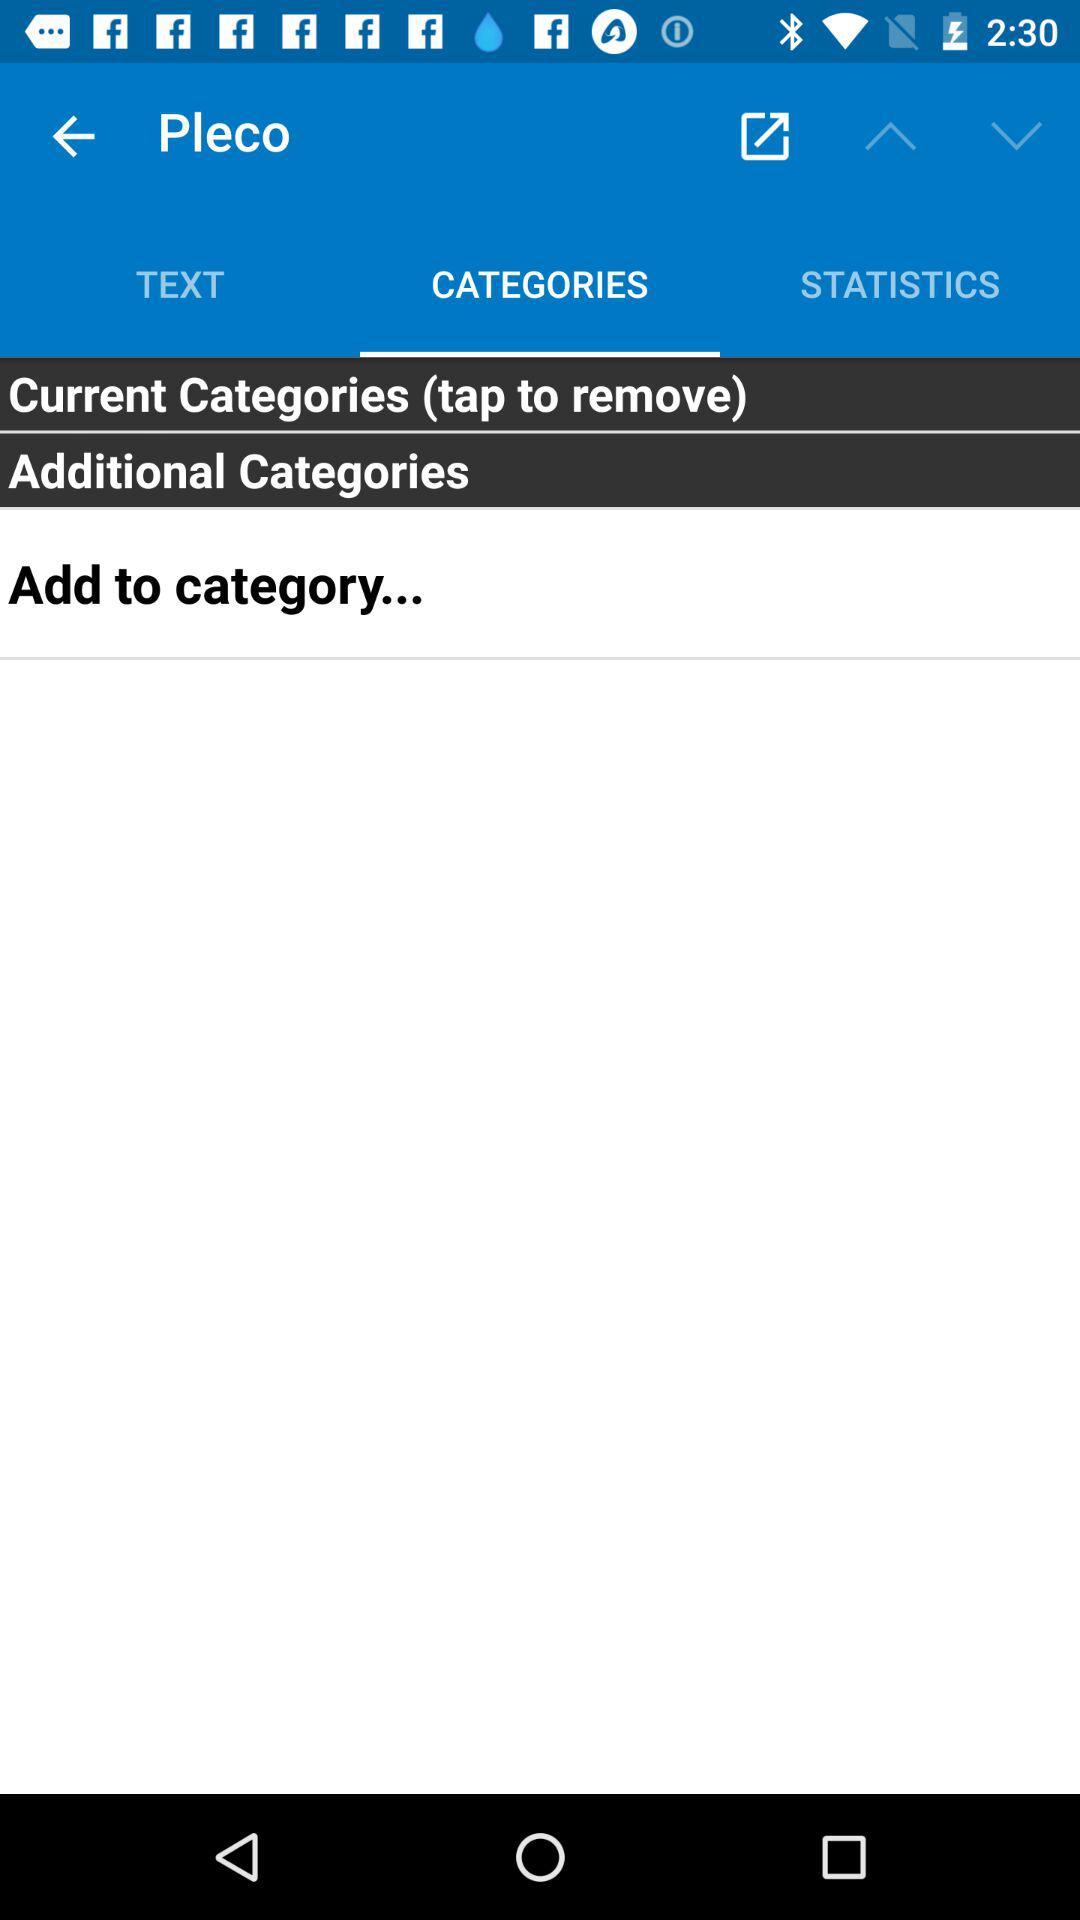 The width and height of the screenshot is (1080, 1920). I want to click on the icon next to text item, so click(764, 135).